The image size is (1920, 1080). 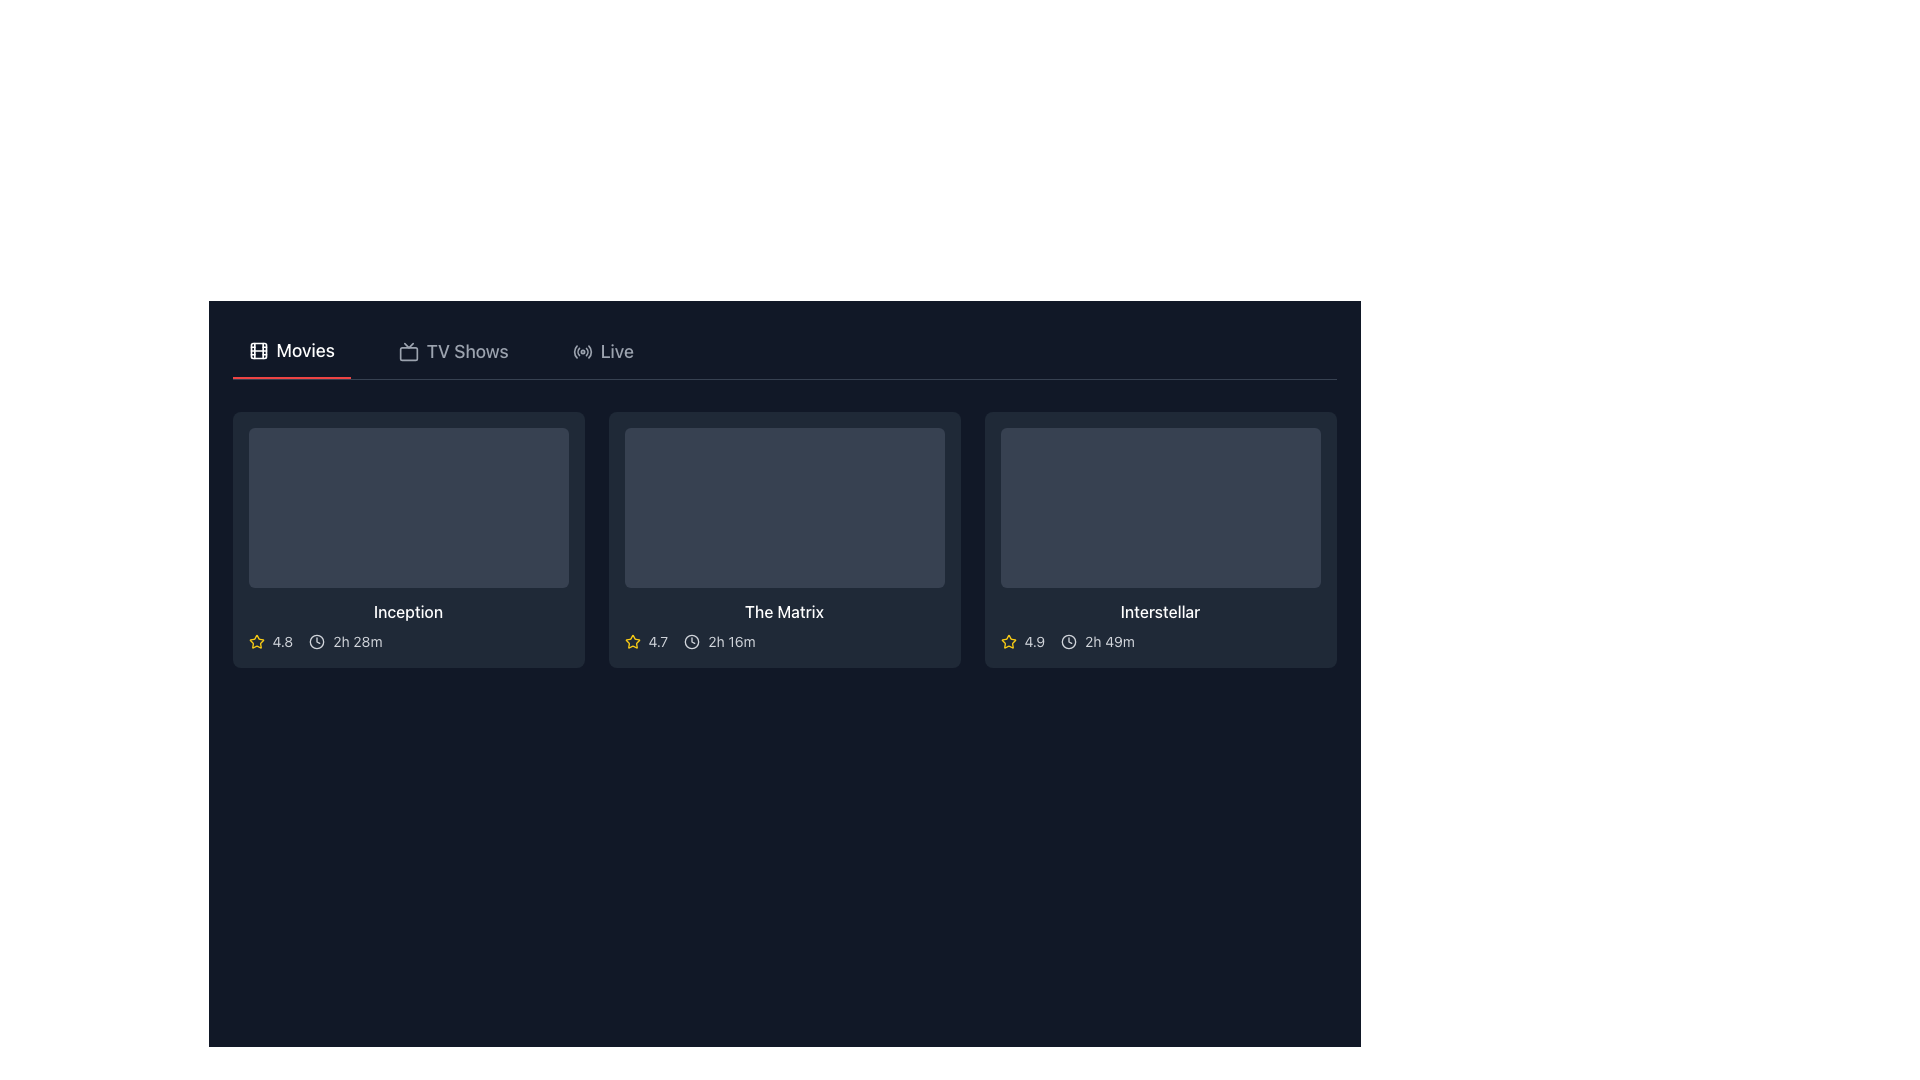 I want to click on the static text component displaying the rating value for the movie 'Interstellar', located at the bottom right of the card, so click(x=1034, y=641).